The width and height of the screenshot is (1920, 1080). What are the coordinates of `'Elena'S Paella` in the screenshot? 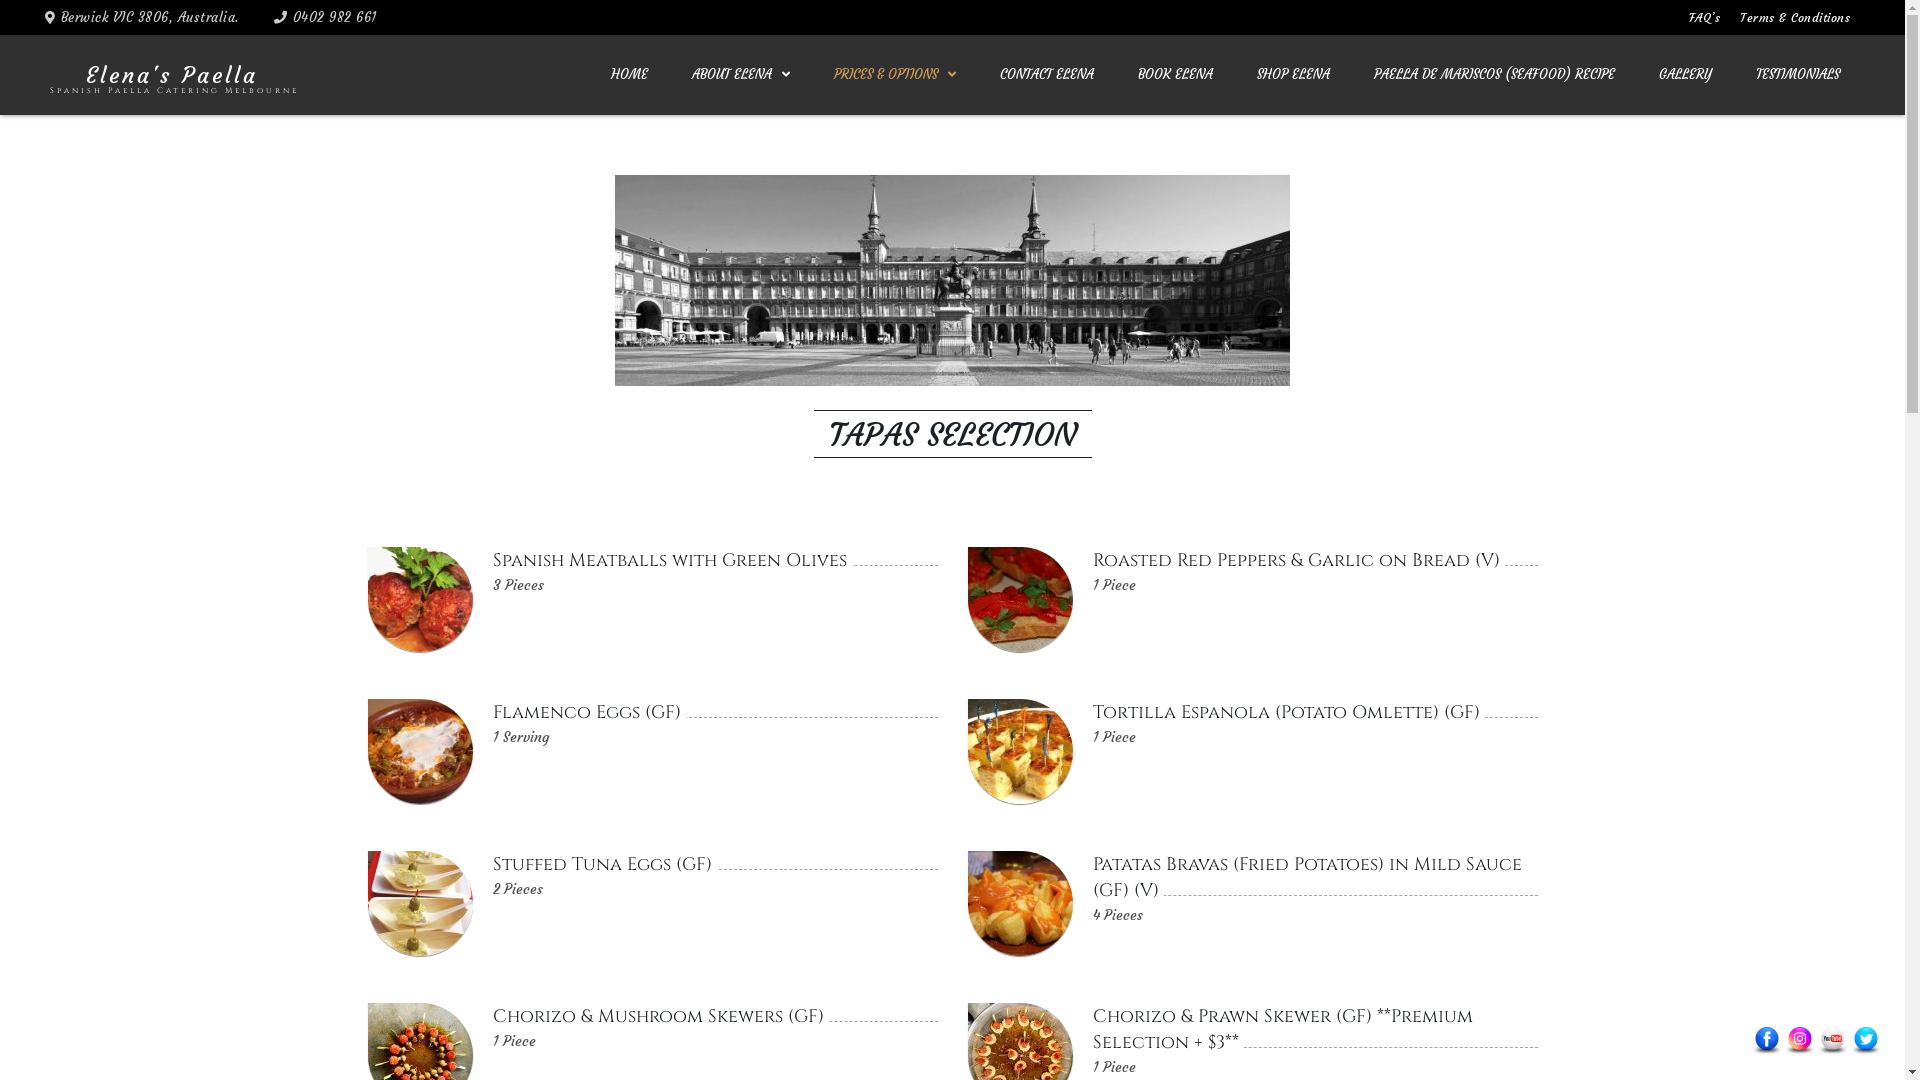 It's located at (172, 79).